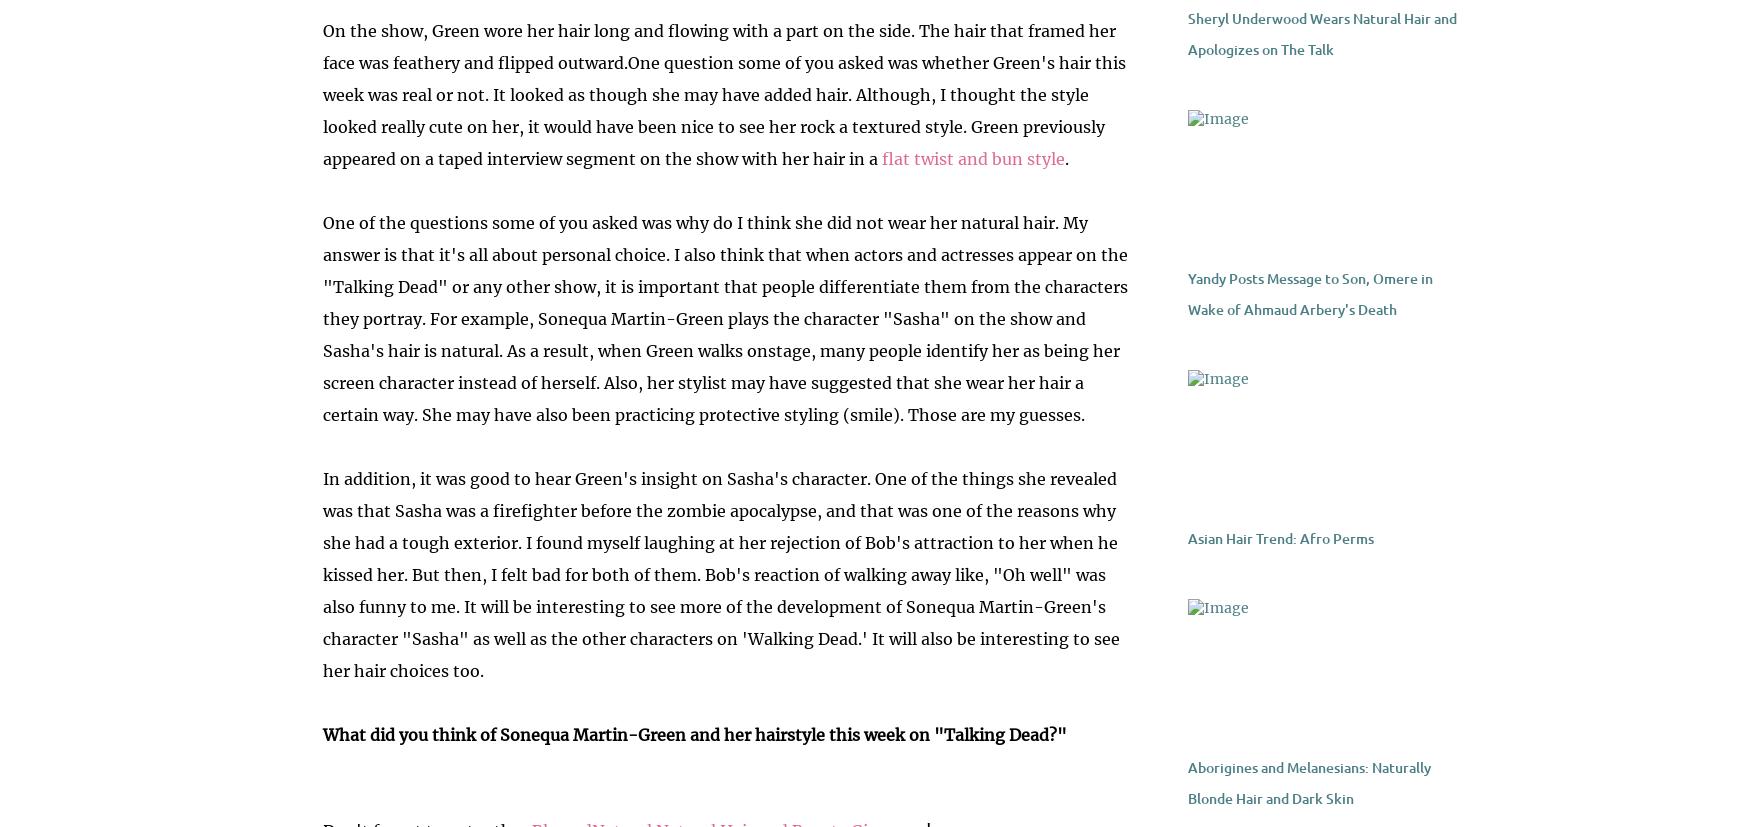  I want to click on 'What did you think of Sonequa Martin-Green and her hairstyle this week on "Talking Dead?"', so click(694, 734).